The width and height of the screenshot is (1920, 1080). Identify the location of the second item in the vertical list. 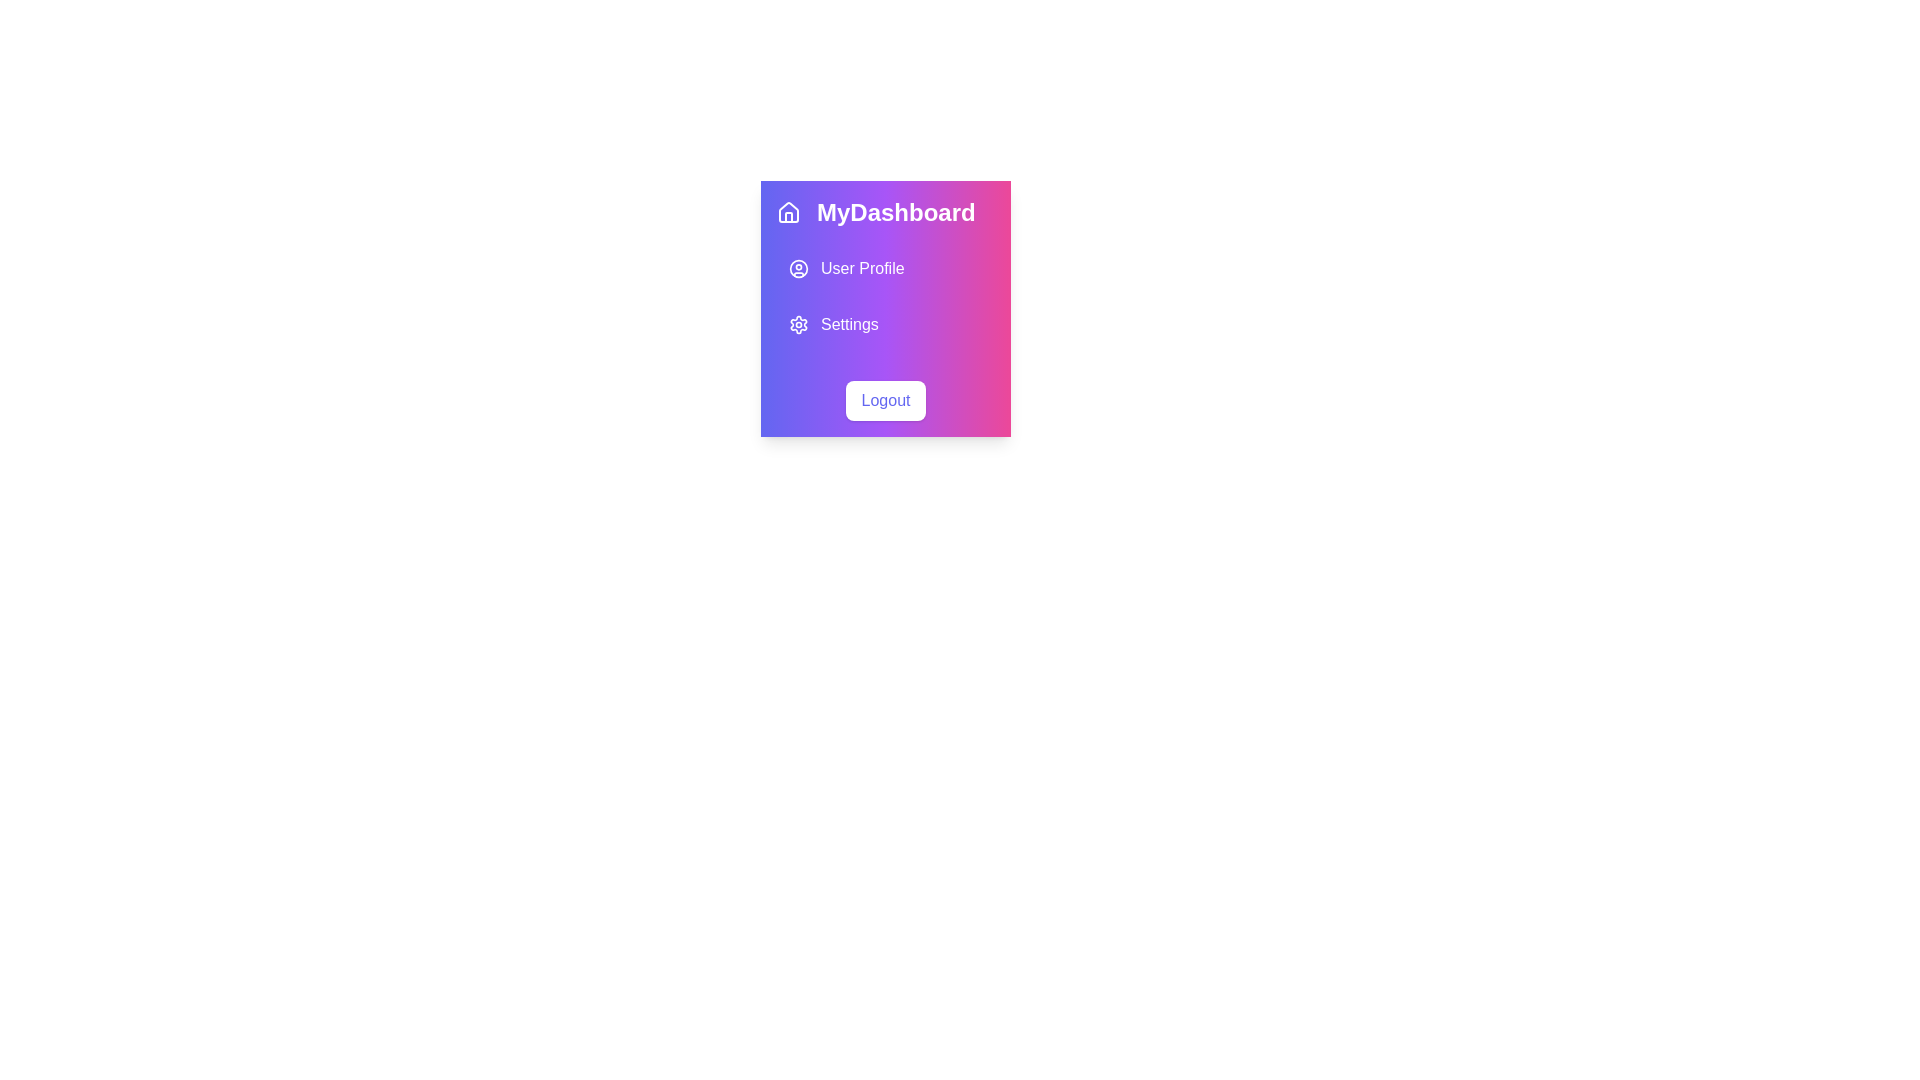
(885, 323).